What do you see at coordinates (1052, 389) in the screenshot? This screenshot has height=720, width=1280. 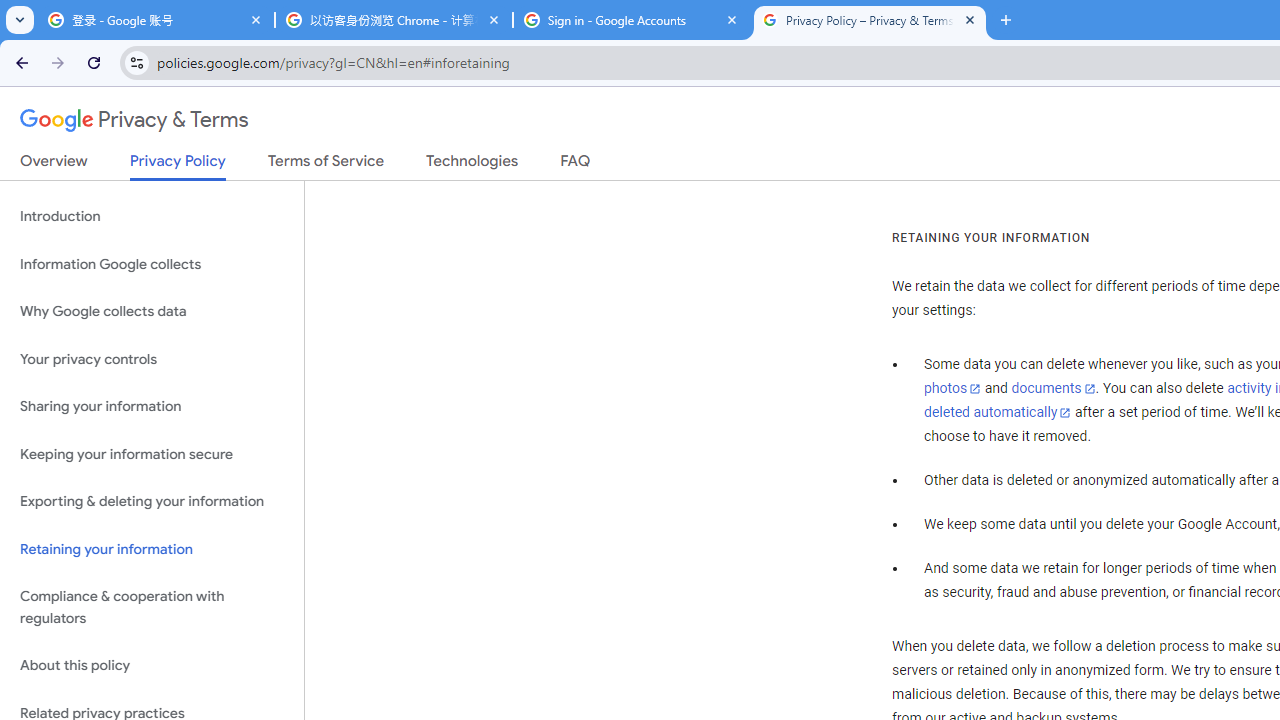 I see `'documents'` at bounding box center [1052, 389].